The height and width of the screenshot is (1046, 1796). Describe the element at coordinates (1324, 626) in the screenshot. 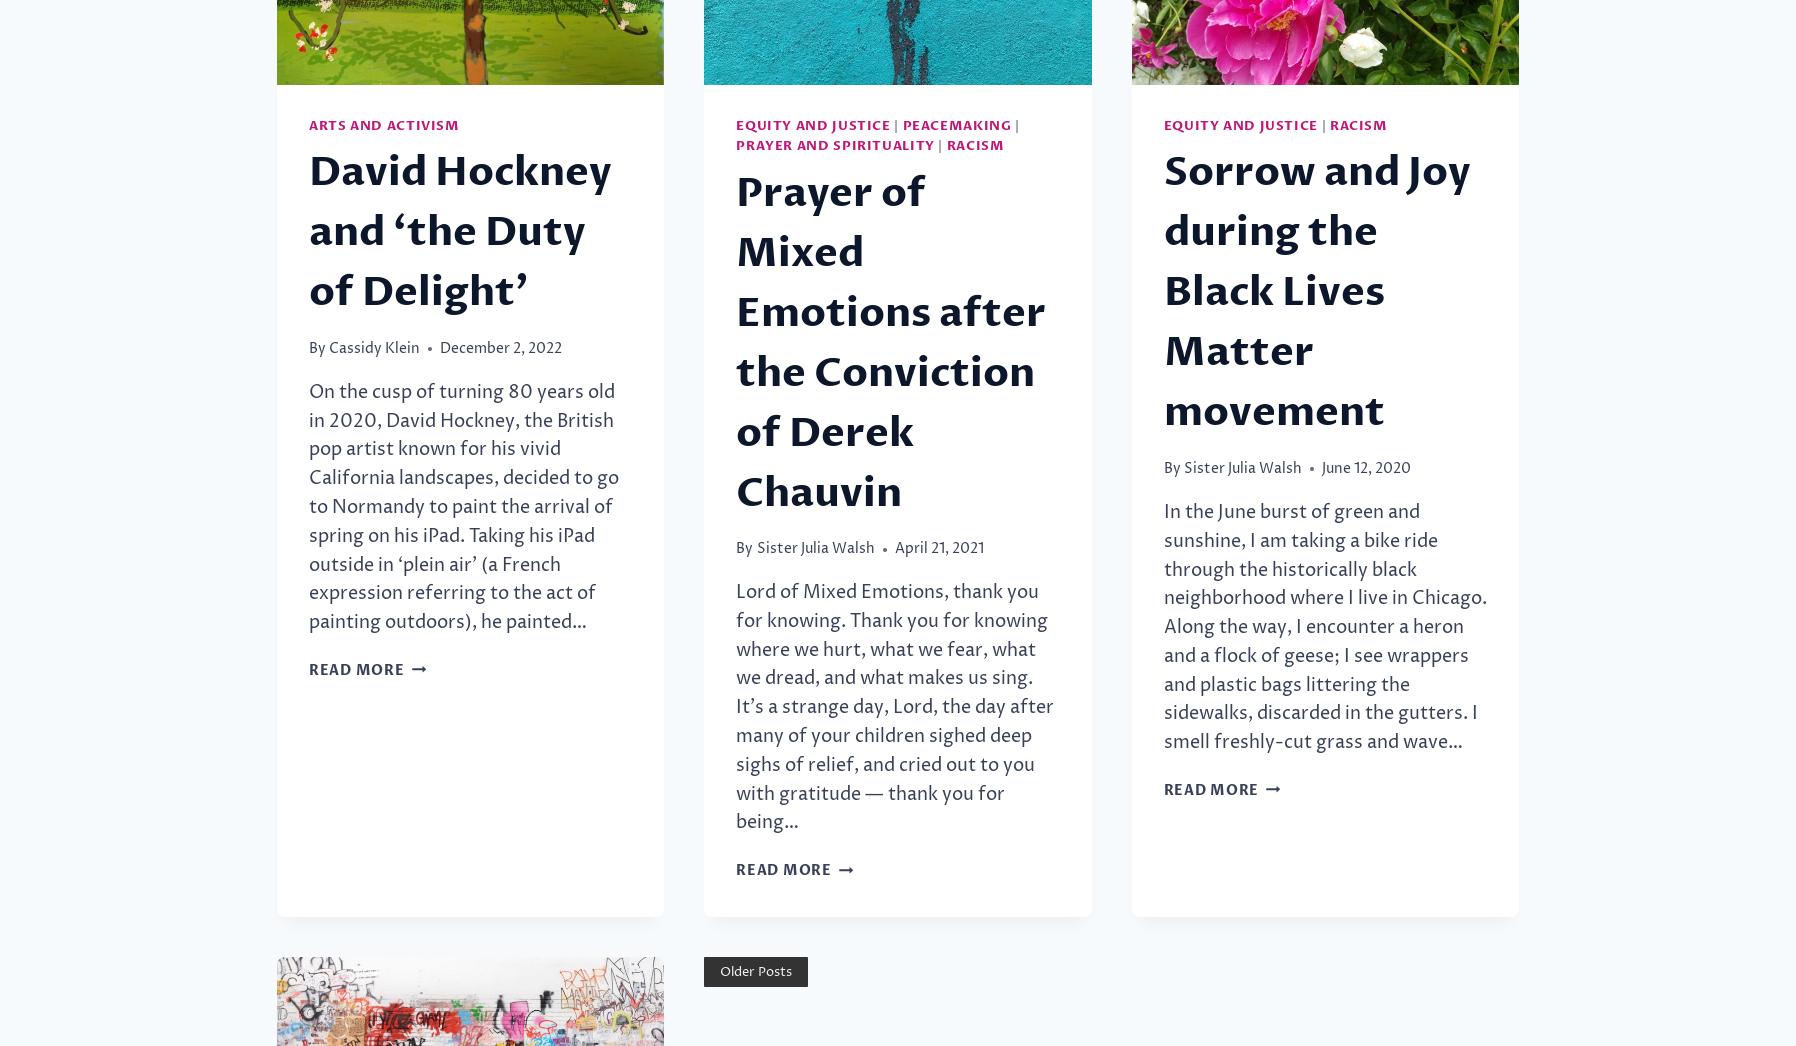

I see `'In the June burst of green and sunshine, I am taking a bike ride through the historically black neighborhood where I live in Chicago. Along the way, I encounter a heron and a flock of geese; I see wrappers and plastic bags littering the sidewalks, discarded in the gutters. I smell freshly-cut grass and wave…'` at that location.